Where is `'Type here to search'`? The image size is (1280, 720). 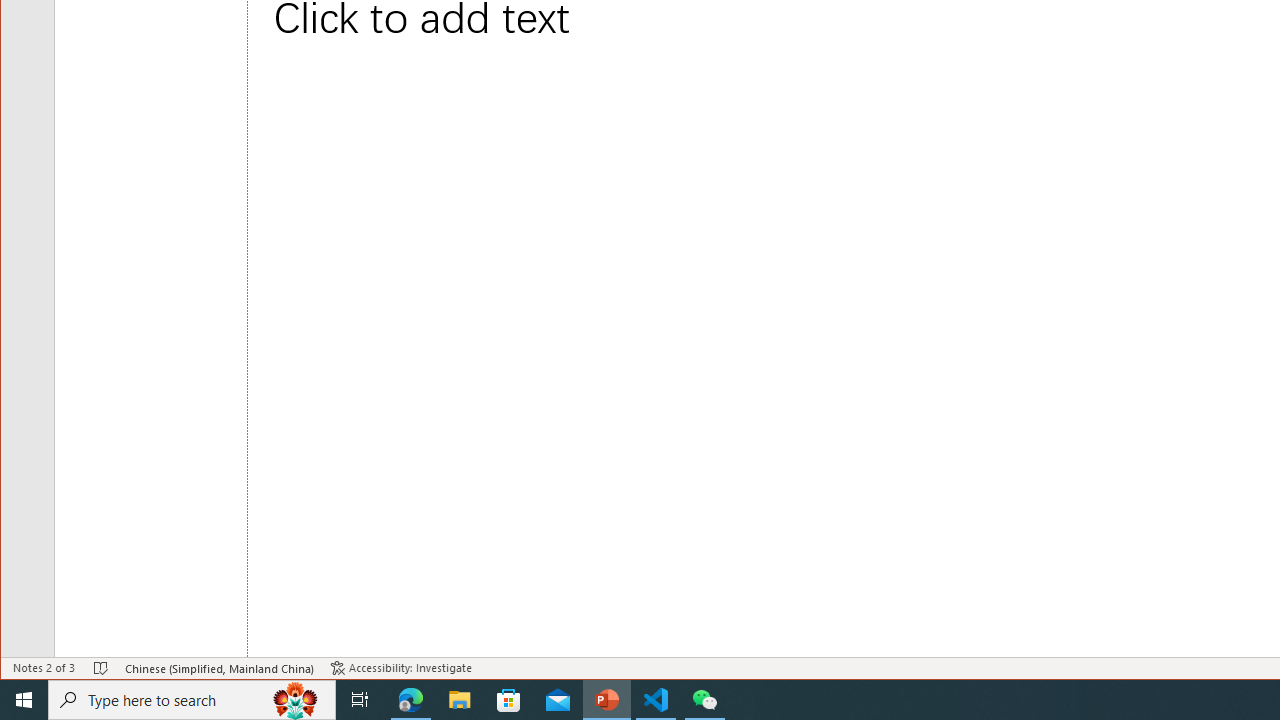 'Type here to search' is located at coordinates (192, 698).